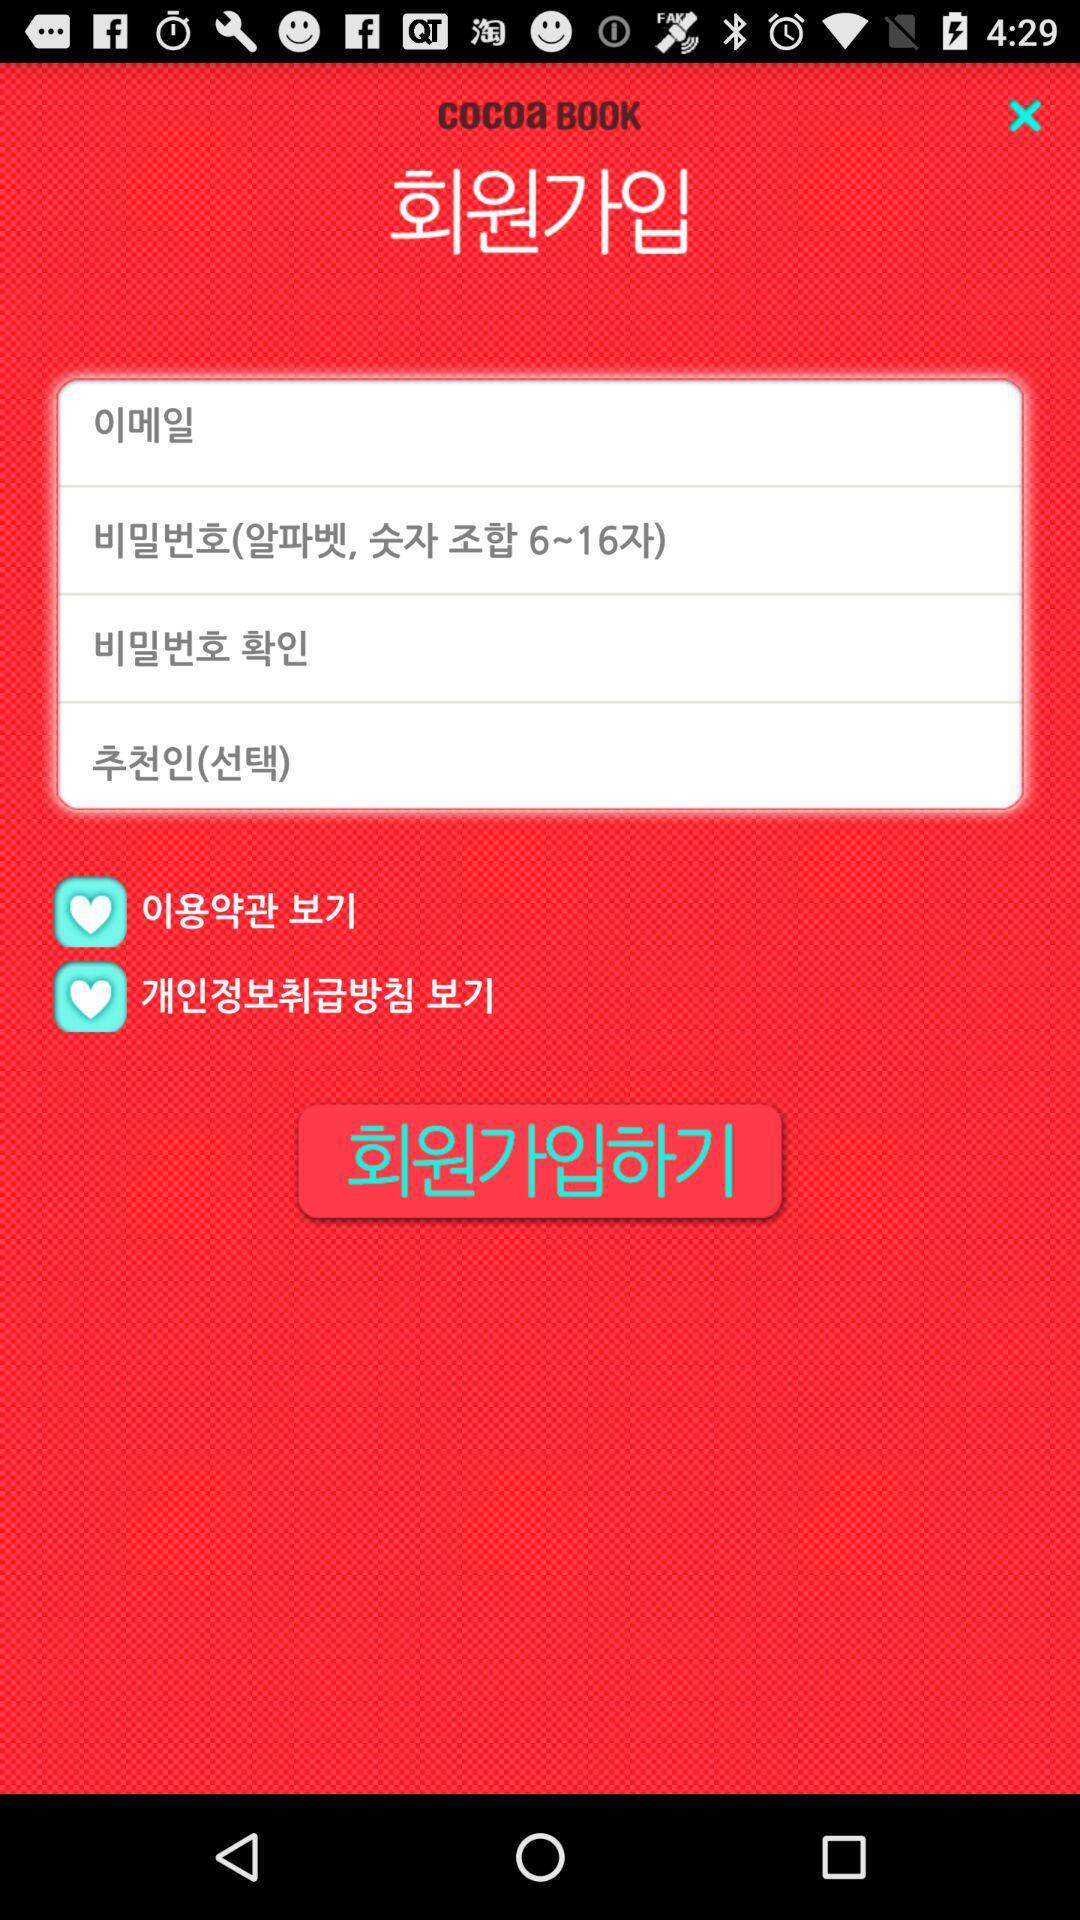 The height and width of the screenshot is (1920, 1080). Describe the element at coordinates (1024, 114) in the screenshot. I see `tab` at that location.